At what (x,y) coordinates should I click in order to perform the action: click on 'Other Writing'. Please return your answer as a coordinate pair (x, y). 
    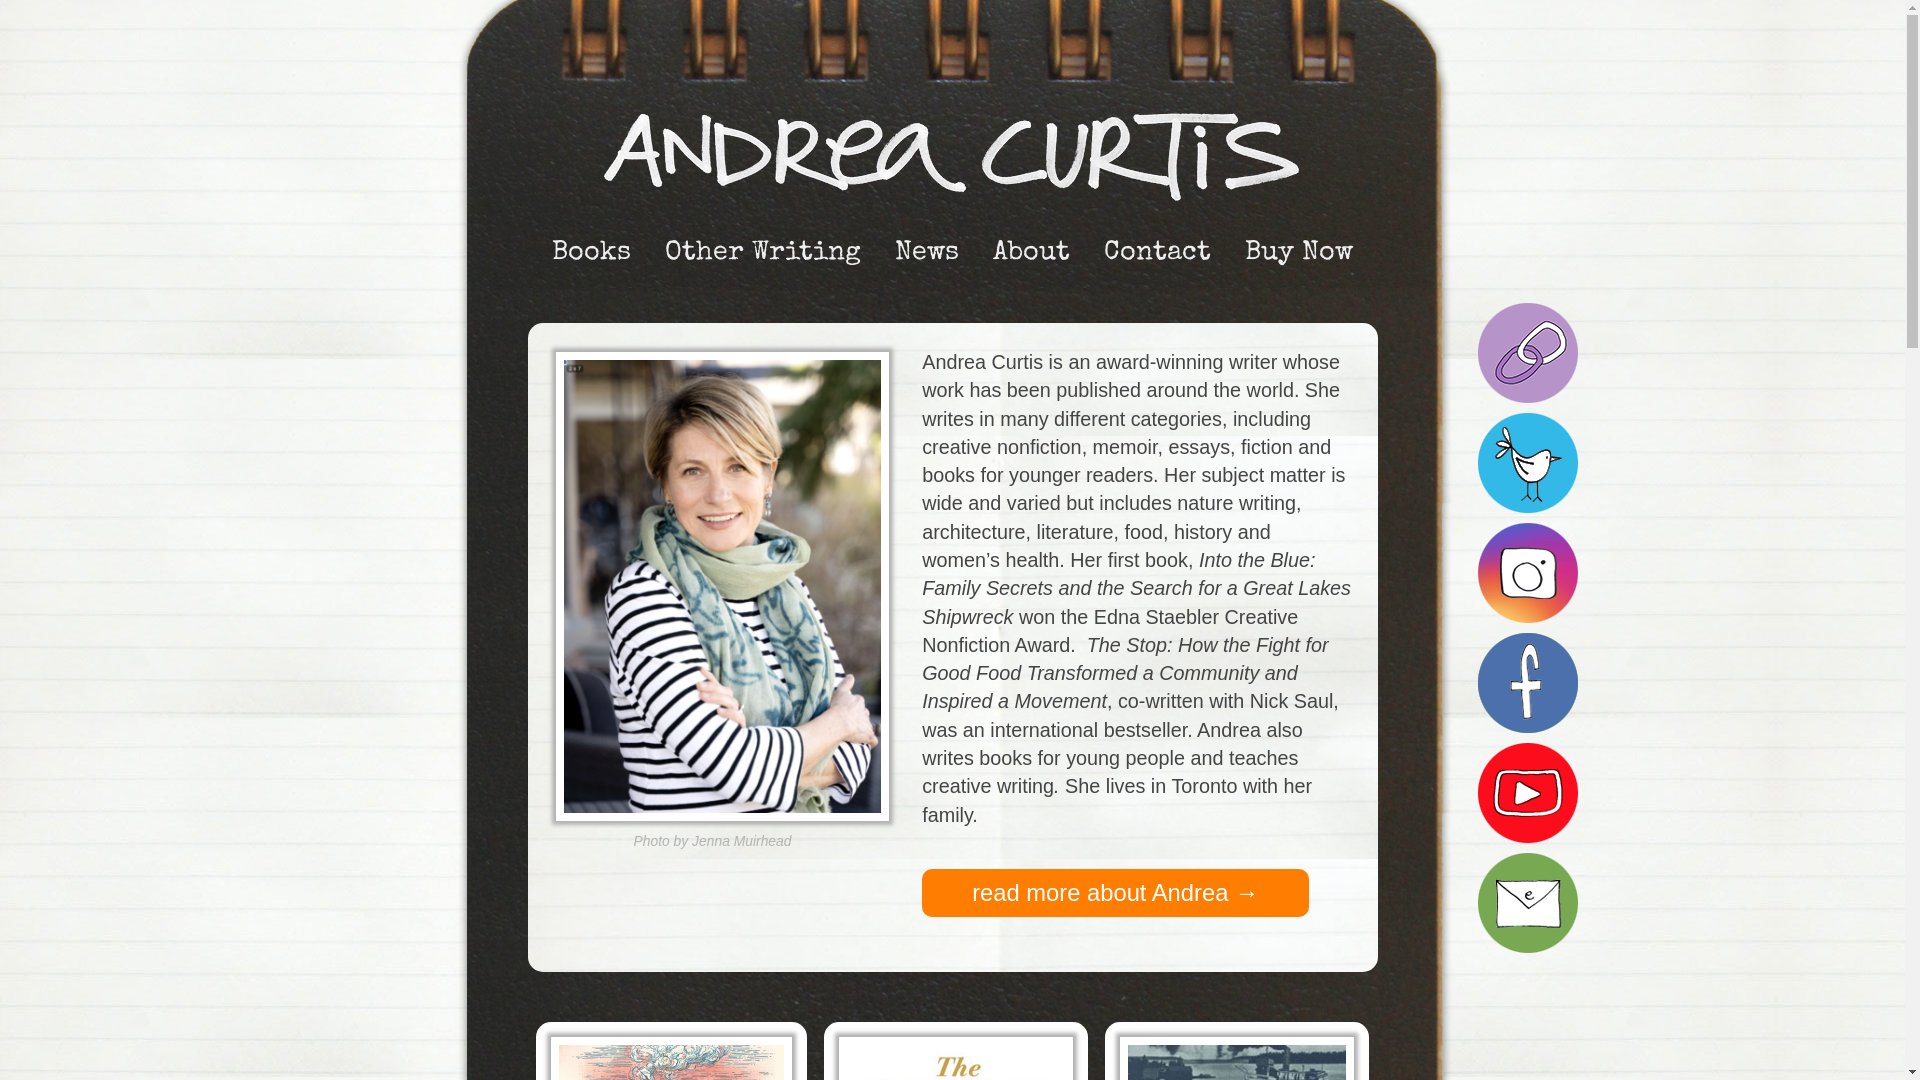
    Looking at the image, I should click on (665, 252).